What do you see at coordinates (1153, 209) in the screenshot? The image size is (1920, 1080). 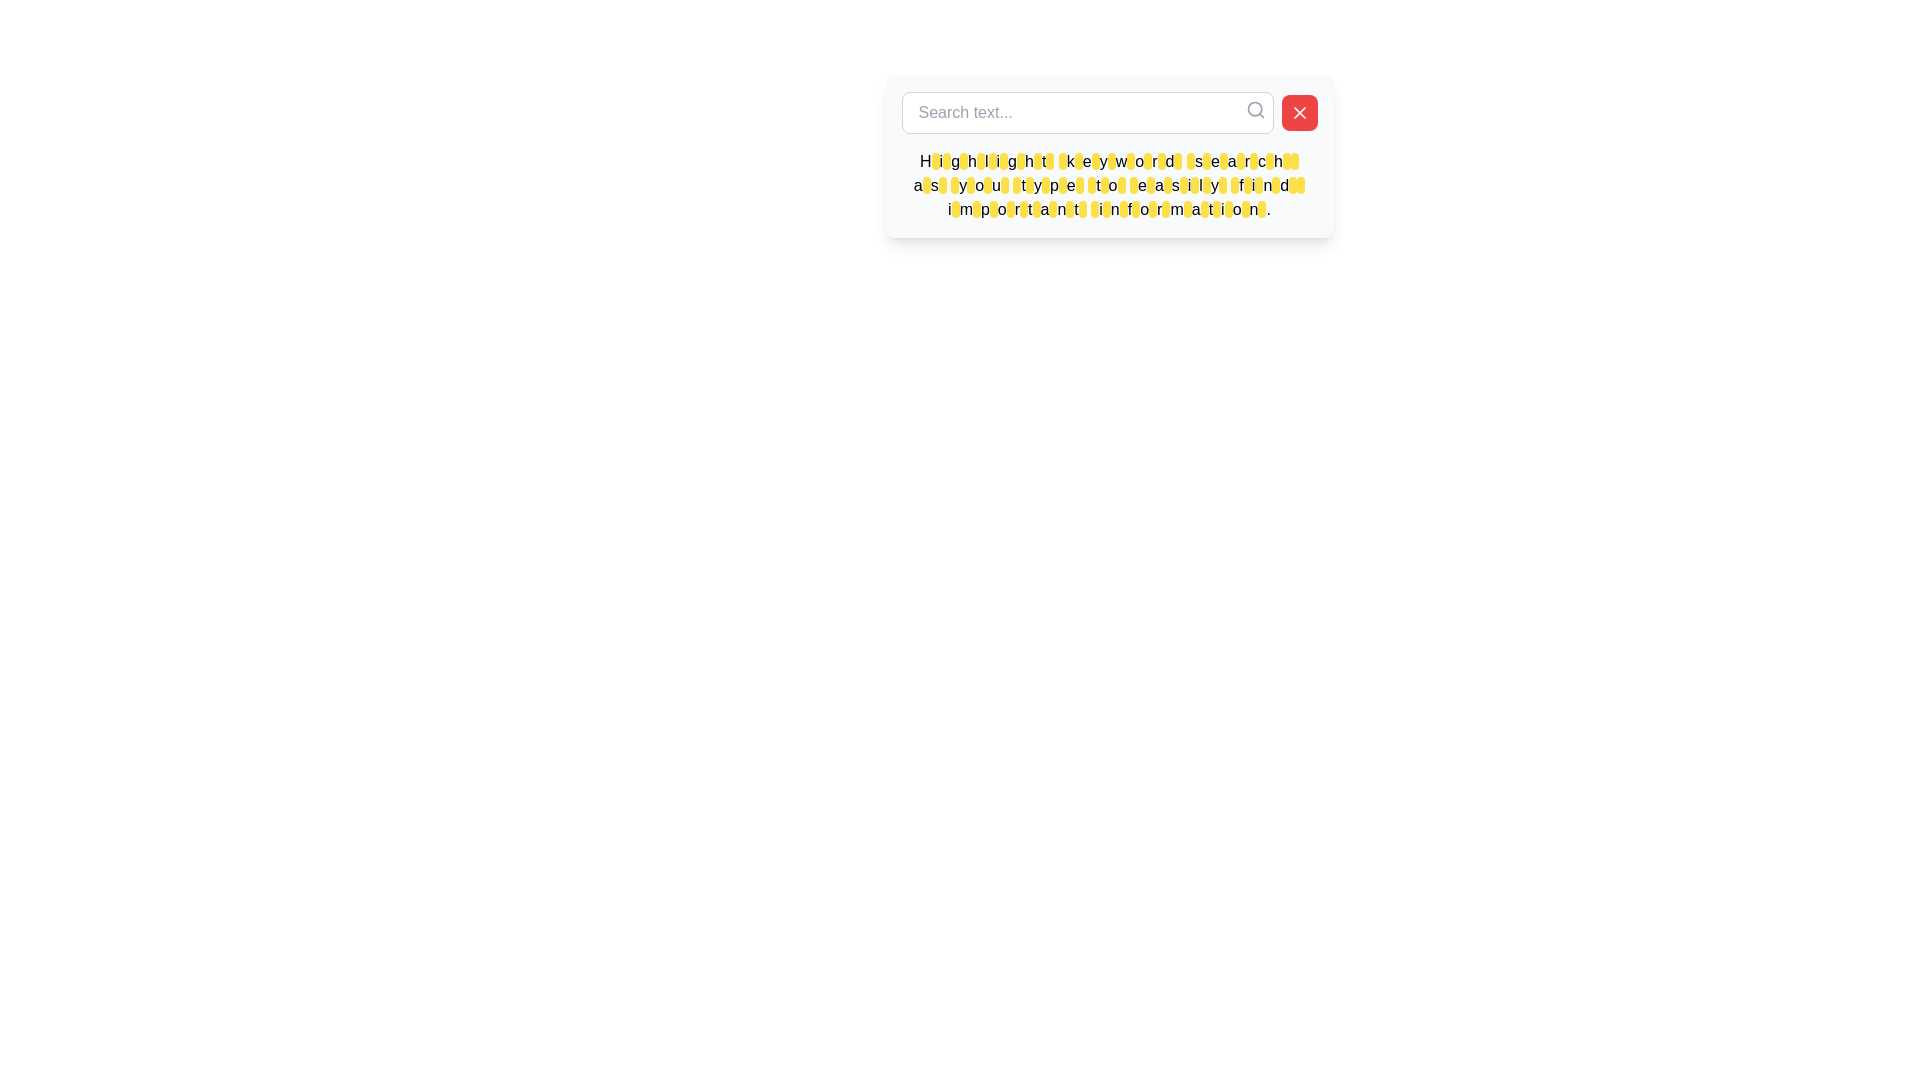 I see `the small rectangular text highlight with a yellow background and black text, located within the instructional text at the bottom of the card-like structure` at bounding box center [1153, 209].